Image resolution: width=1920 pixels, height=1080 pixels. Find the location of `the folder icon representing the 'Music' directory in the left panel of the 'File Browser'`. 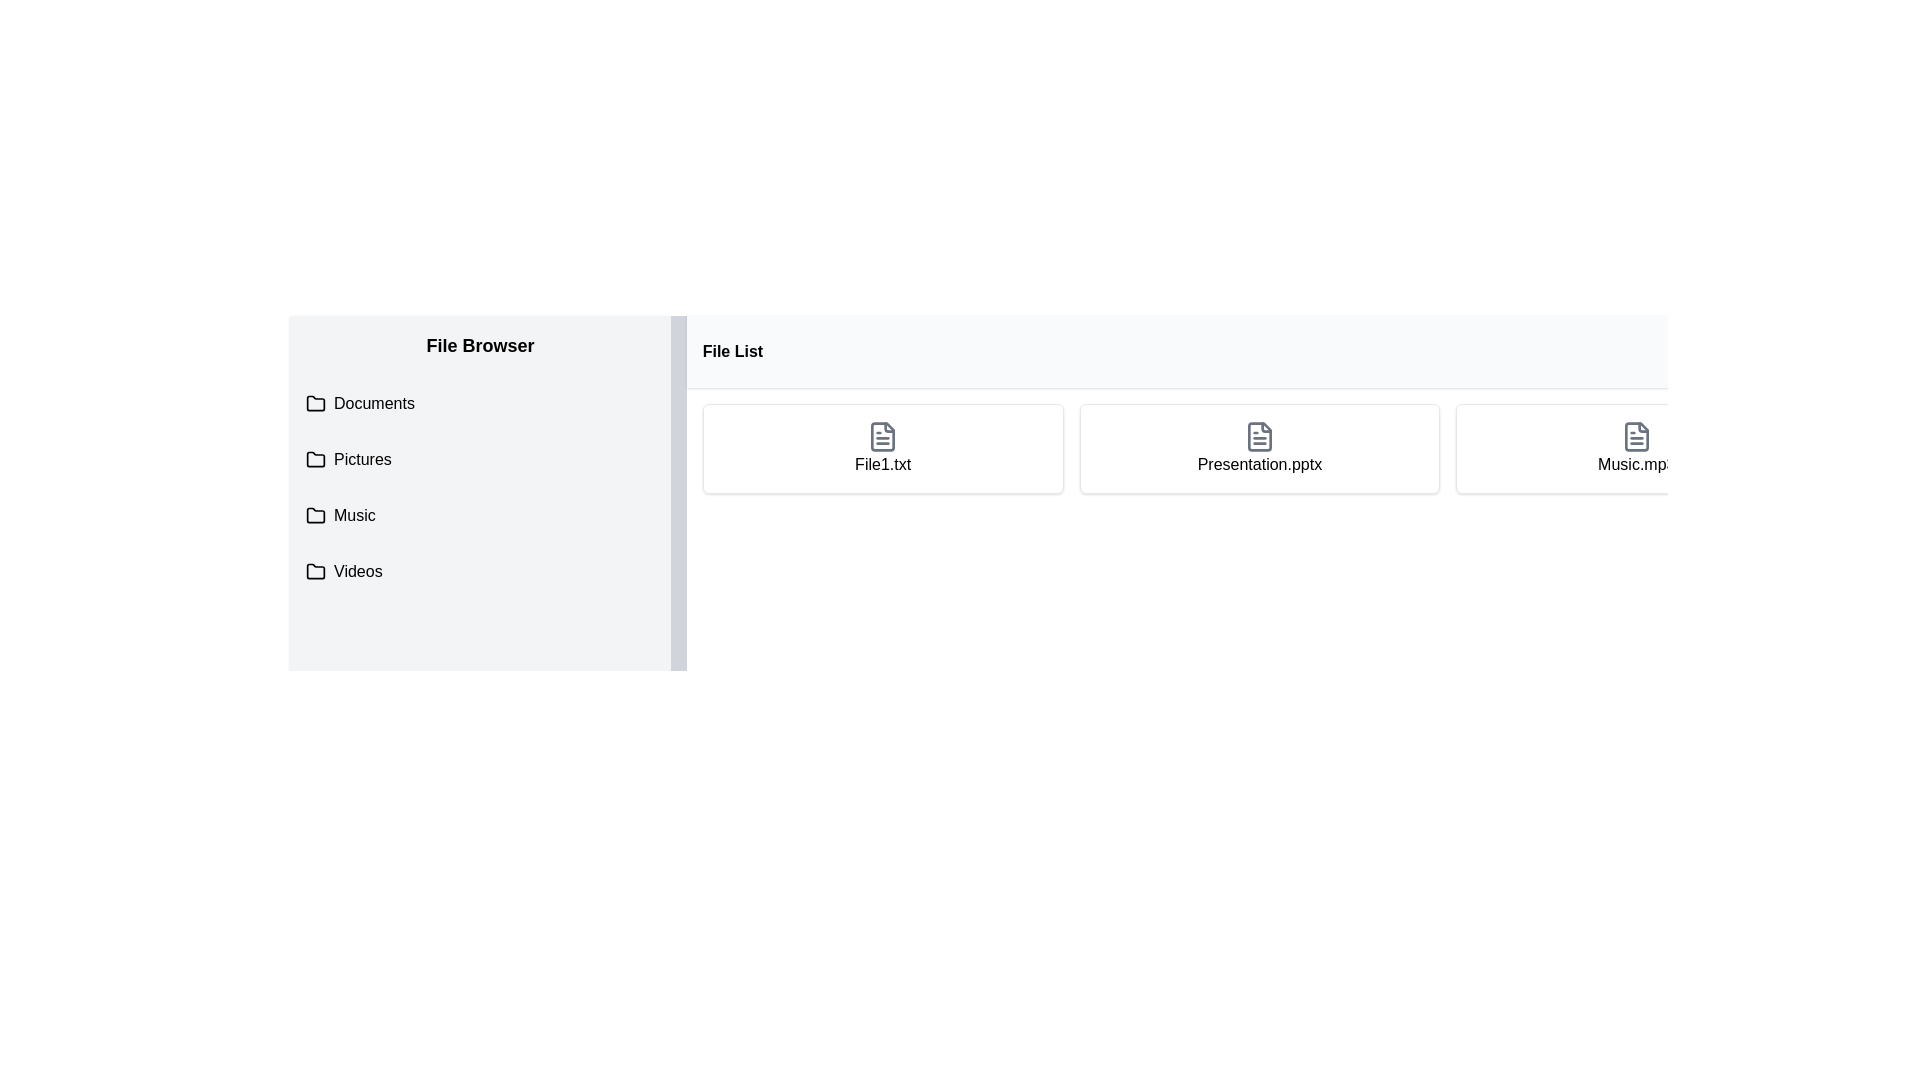

the folder icon representing the 'Music' directory in the left panel of the 'File Browser' is located at coordinates (315, 514).